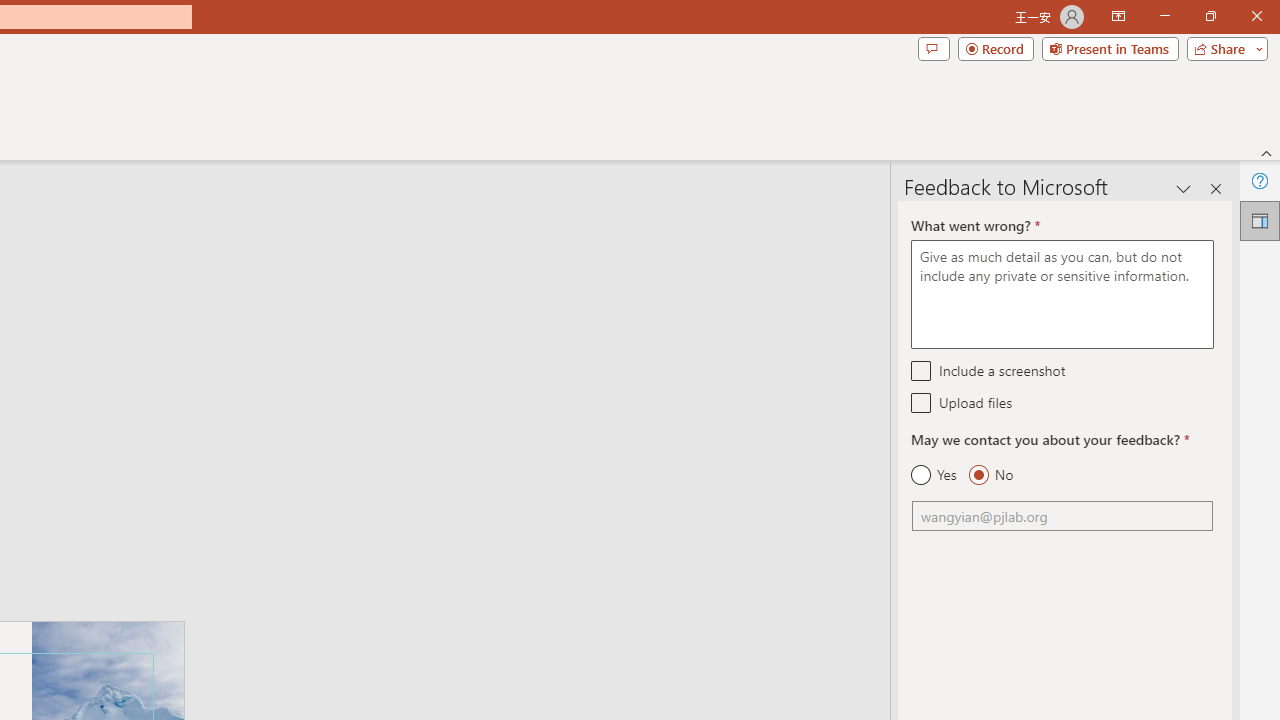  I want to click on 'Minimize', so click(1164, 16).